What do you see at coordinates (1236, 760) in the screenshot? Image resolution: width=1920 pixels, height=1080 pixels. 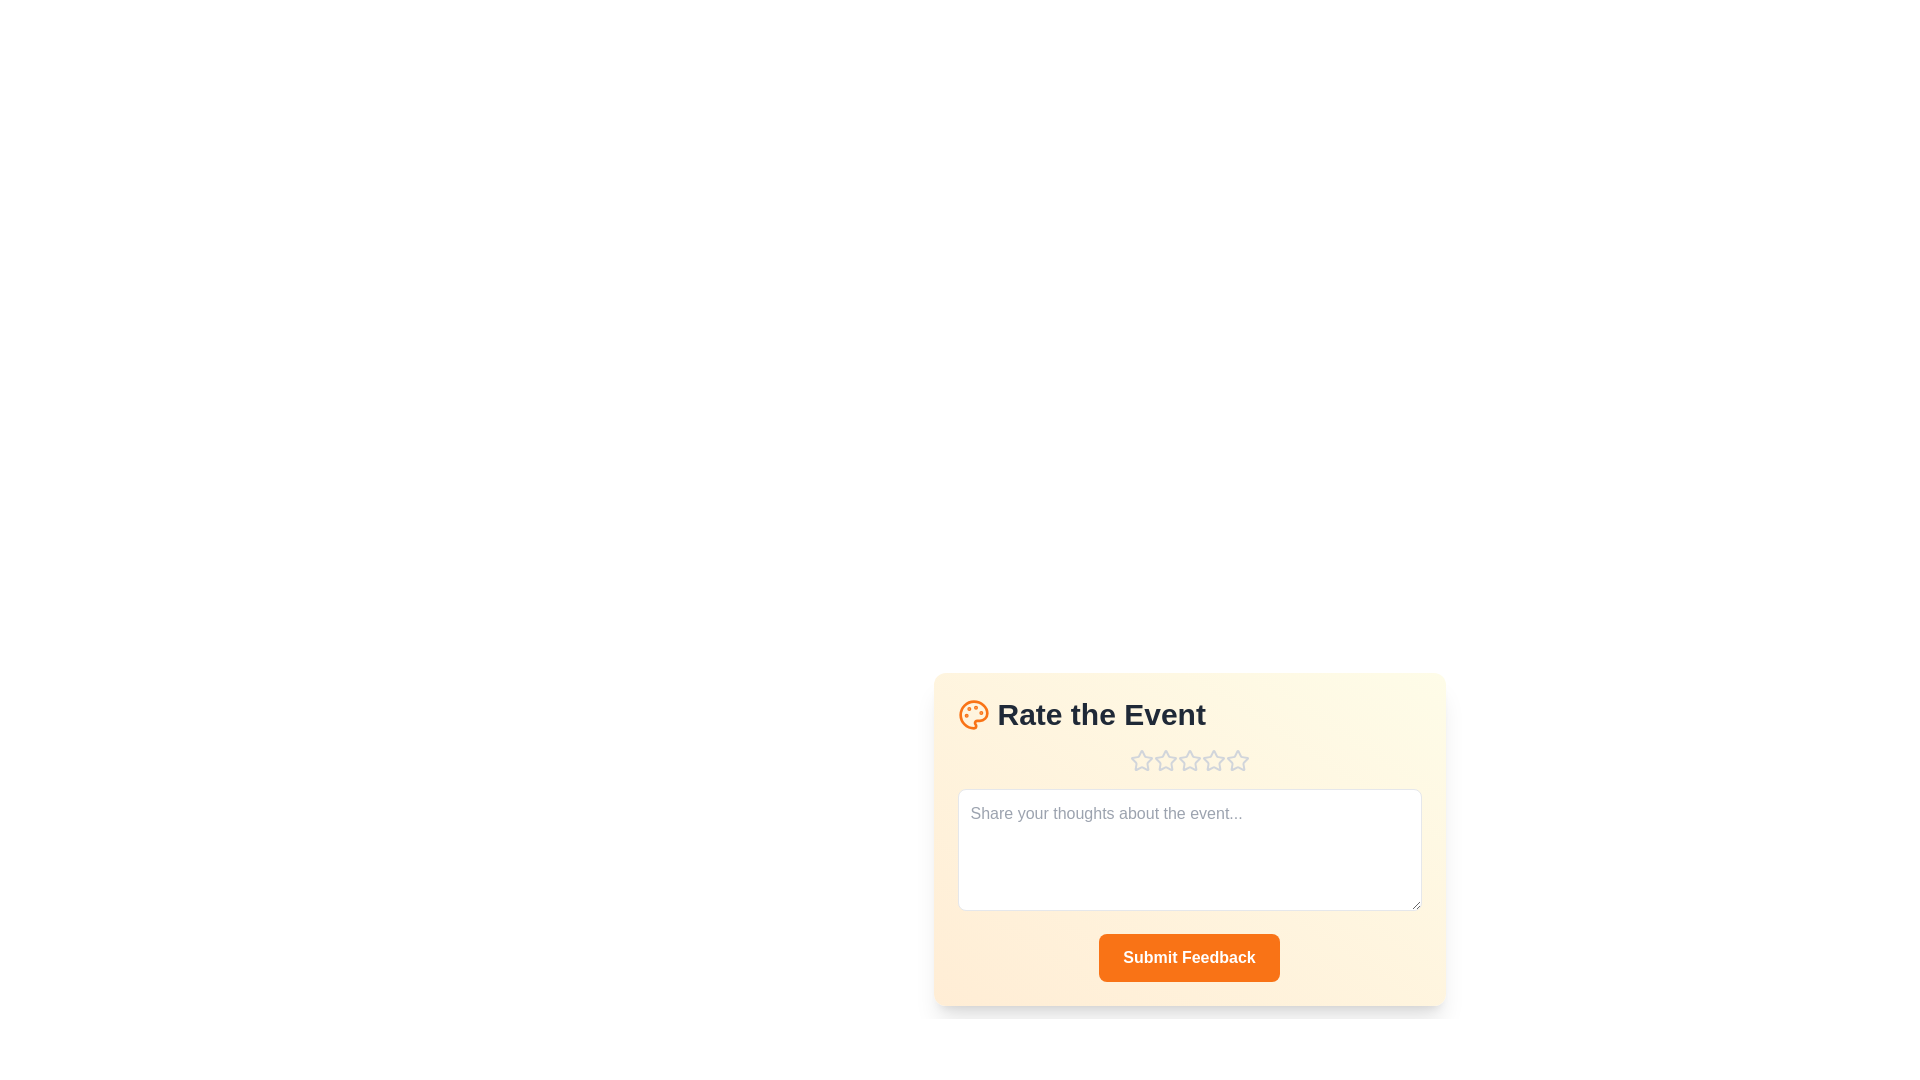 I see `the star corresponding to the desired rating 5 to set the rating` at bounding box center [1236, 760].